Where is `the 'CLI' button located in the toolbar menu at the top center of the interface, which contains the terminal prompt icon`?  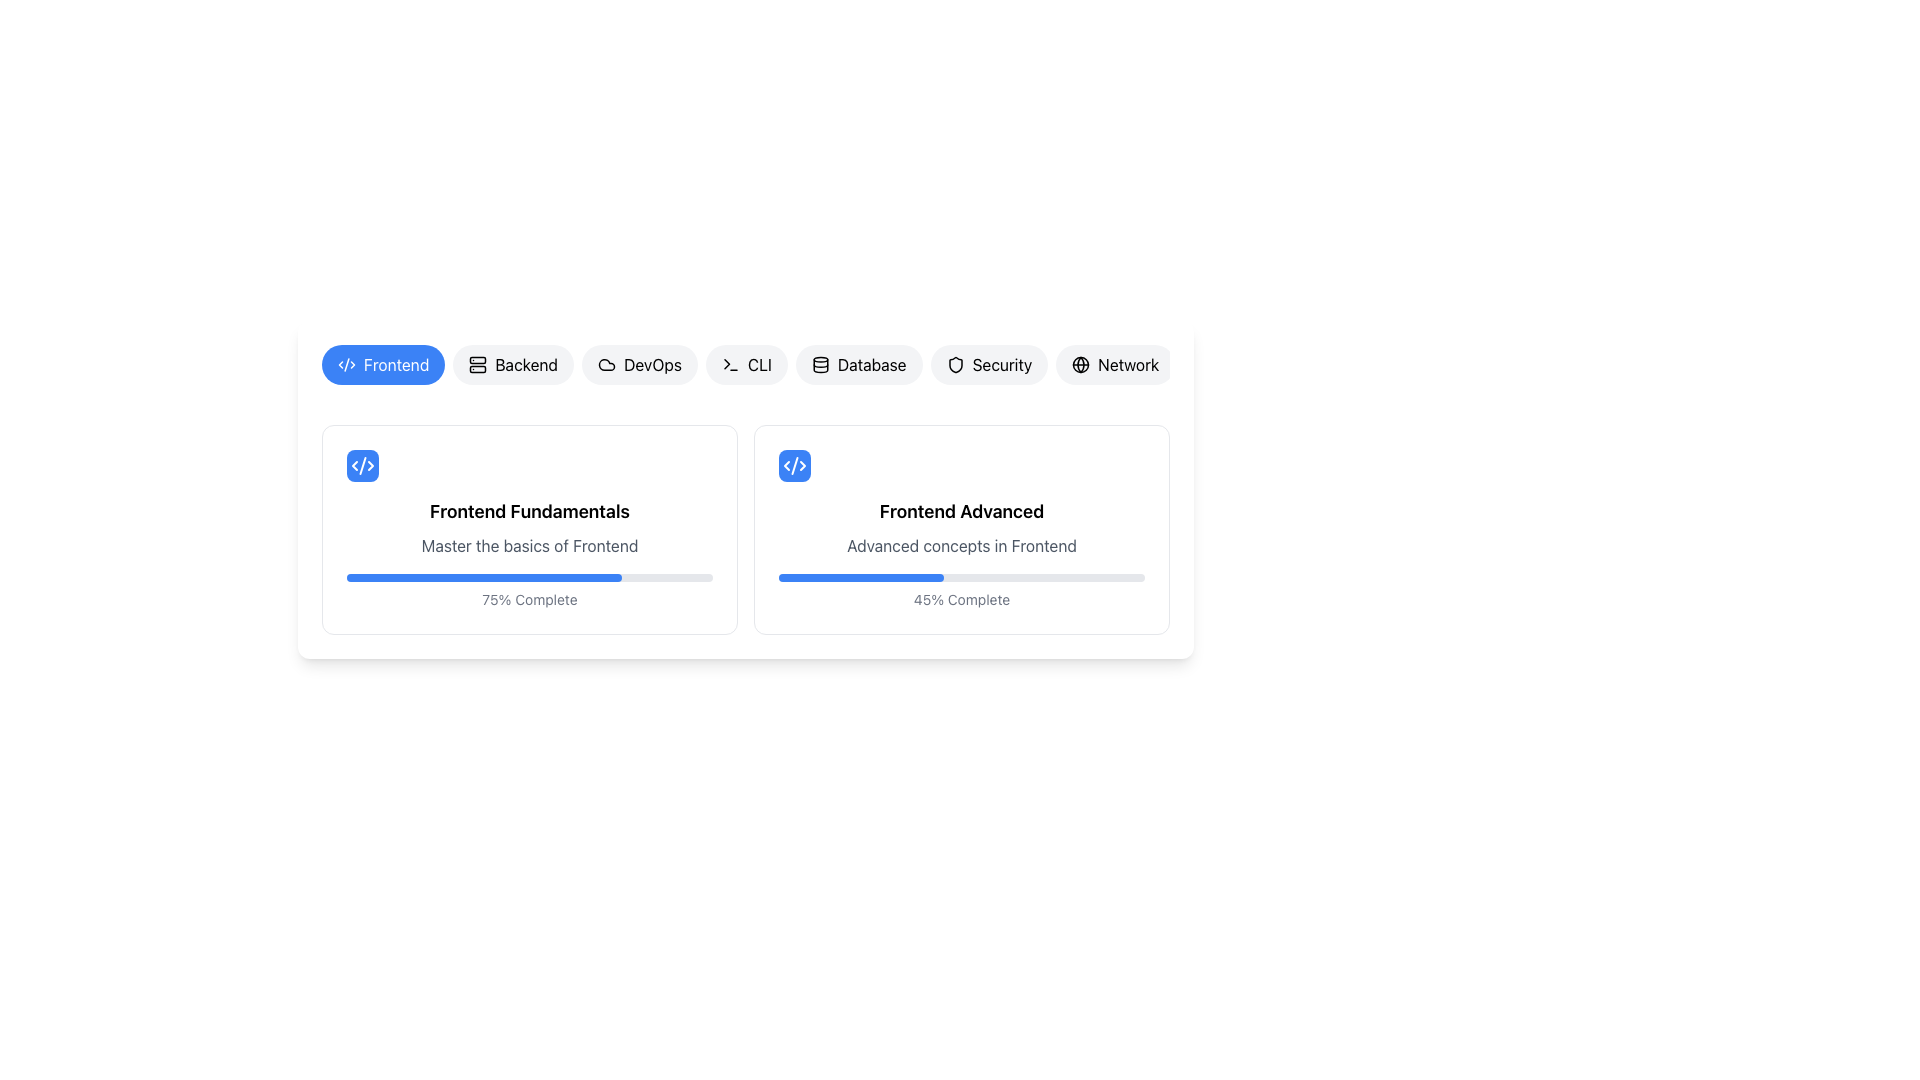 the 'CLI' button located in the toolbar menu at the top center of the interface, which contains the terminal prompt icon is located at coordinates (729, 365).